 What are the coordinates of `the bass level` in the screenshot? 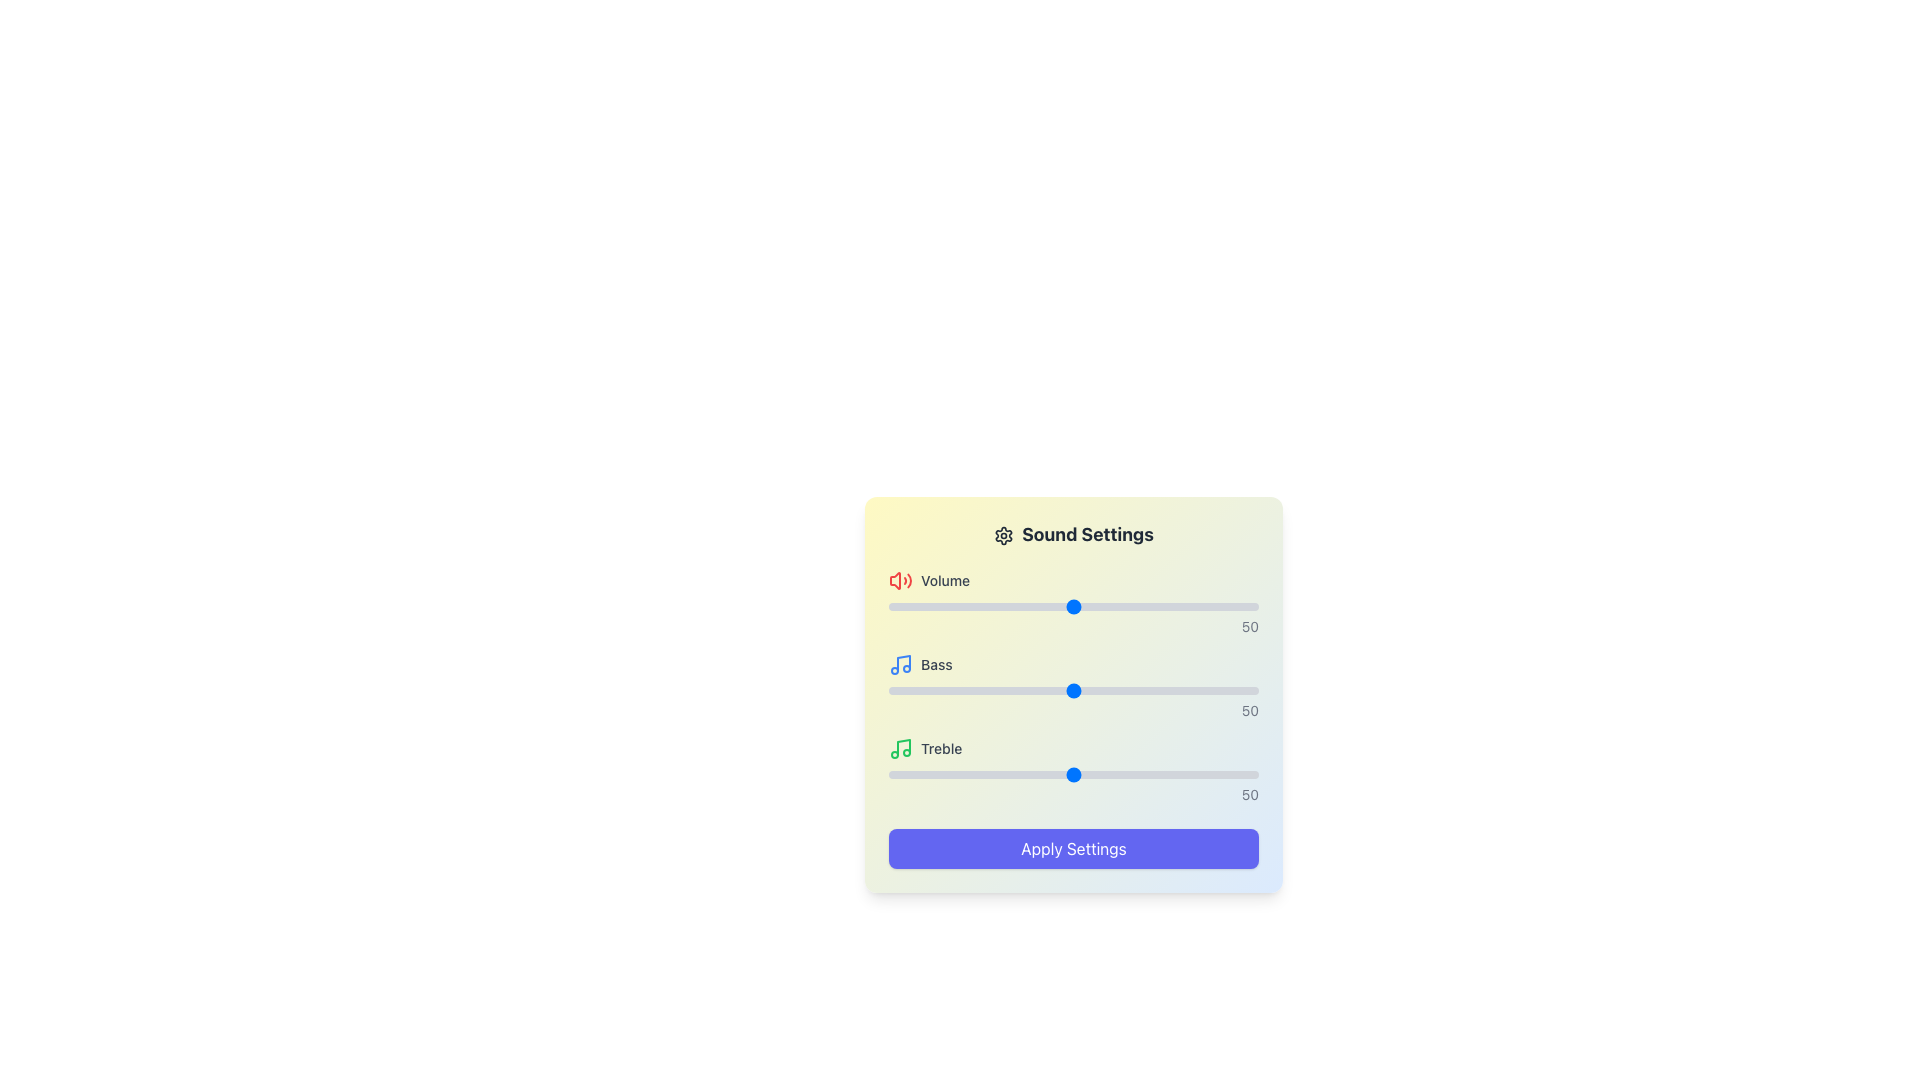 It's located at (928, 689).